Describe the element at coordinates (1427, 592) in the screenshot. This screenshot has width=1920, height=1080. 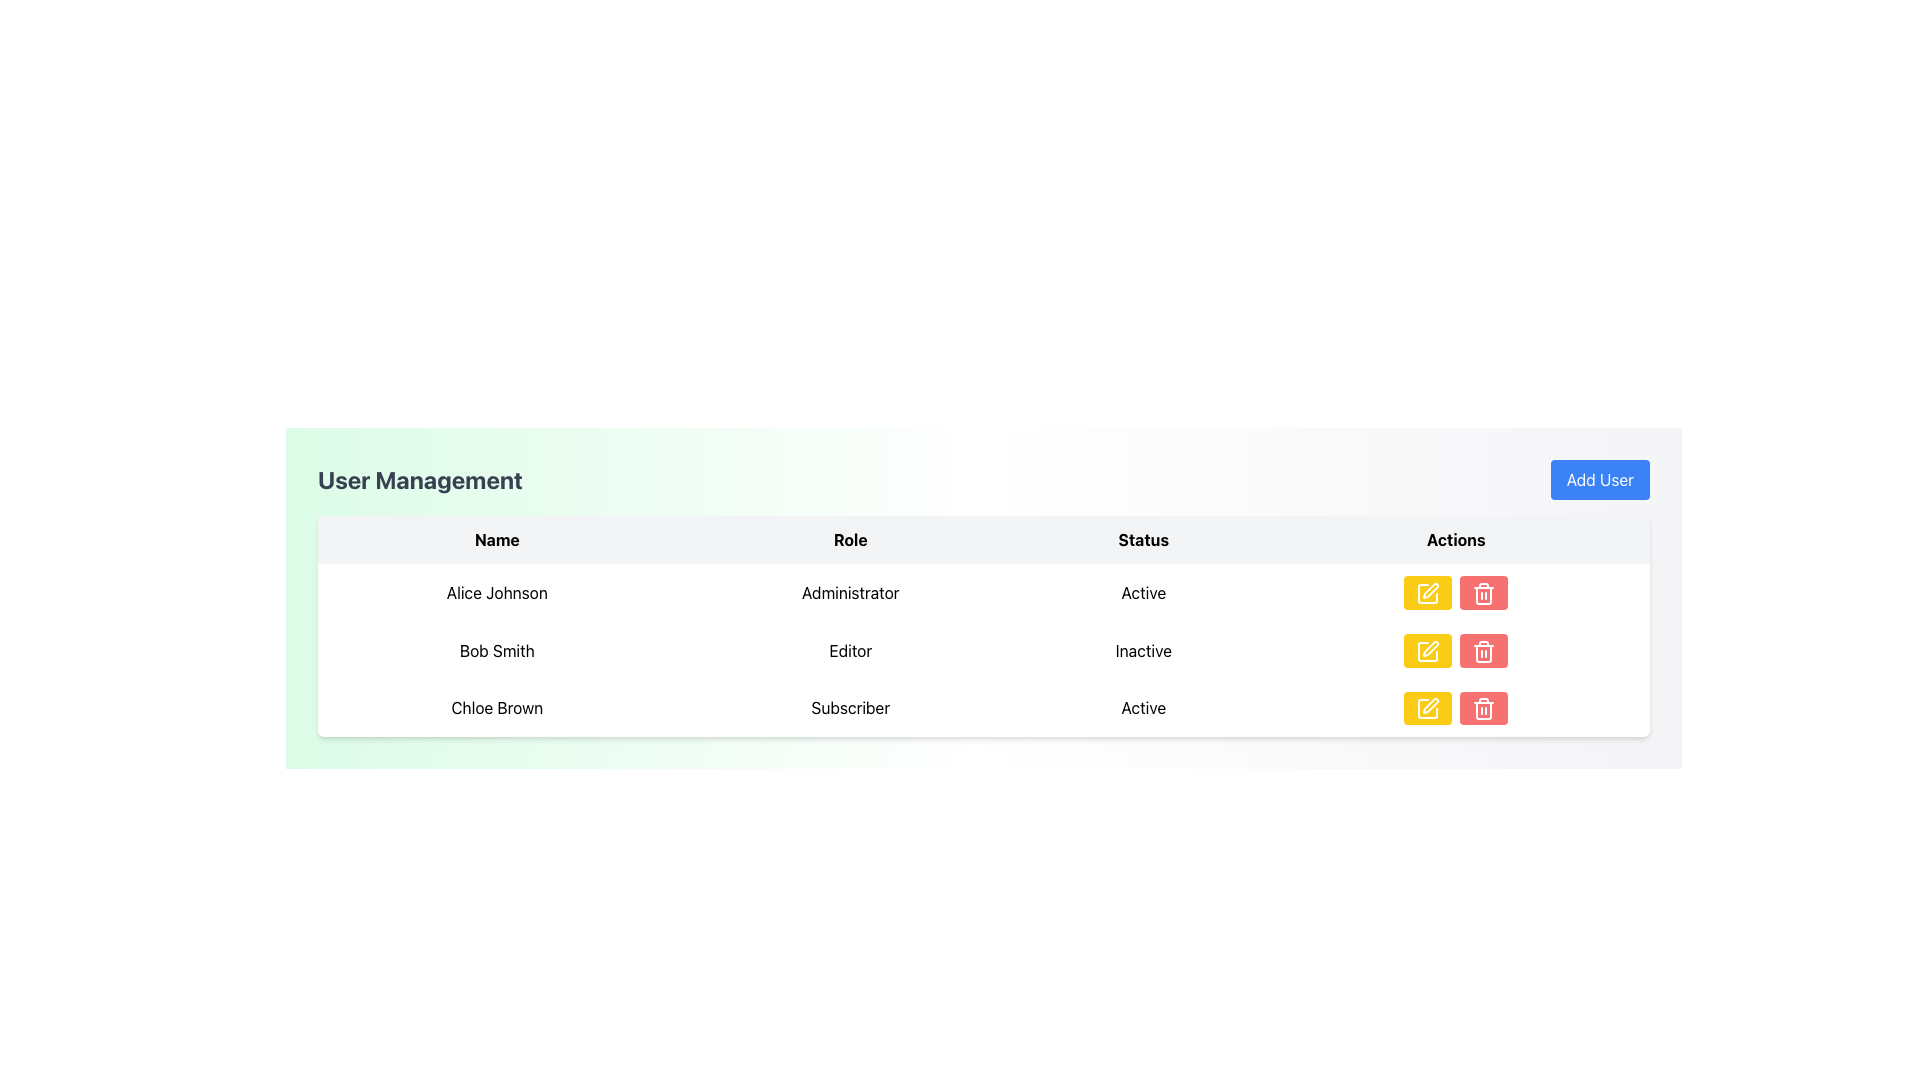
I see `the edit button located in the second row of the Actions column, adjacent to the row entry for 'Bob Smith'` at that location.